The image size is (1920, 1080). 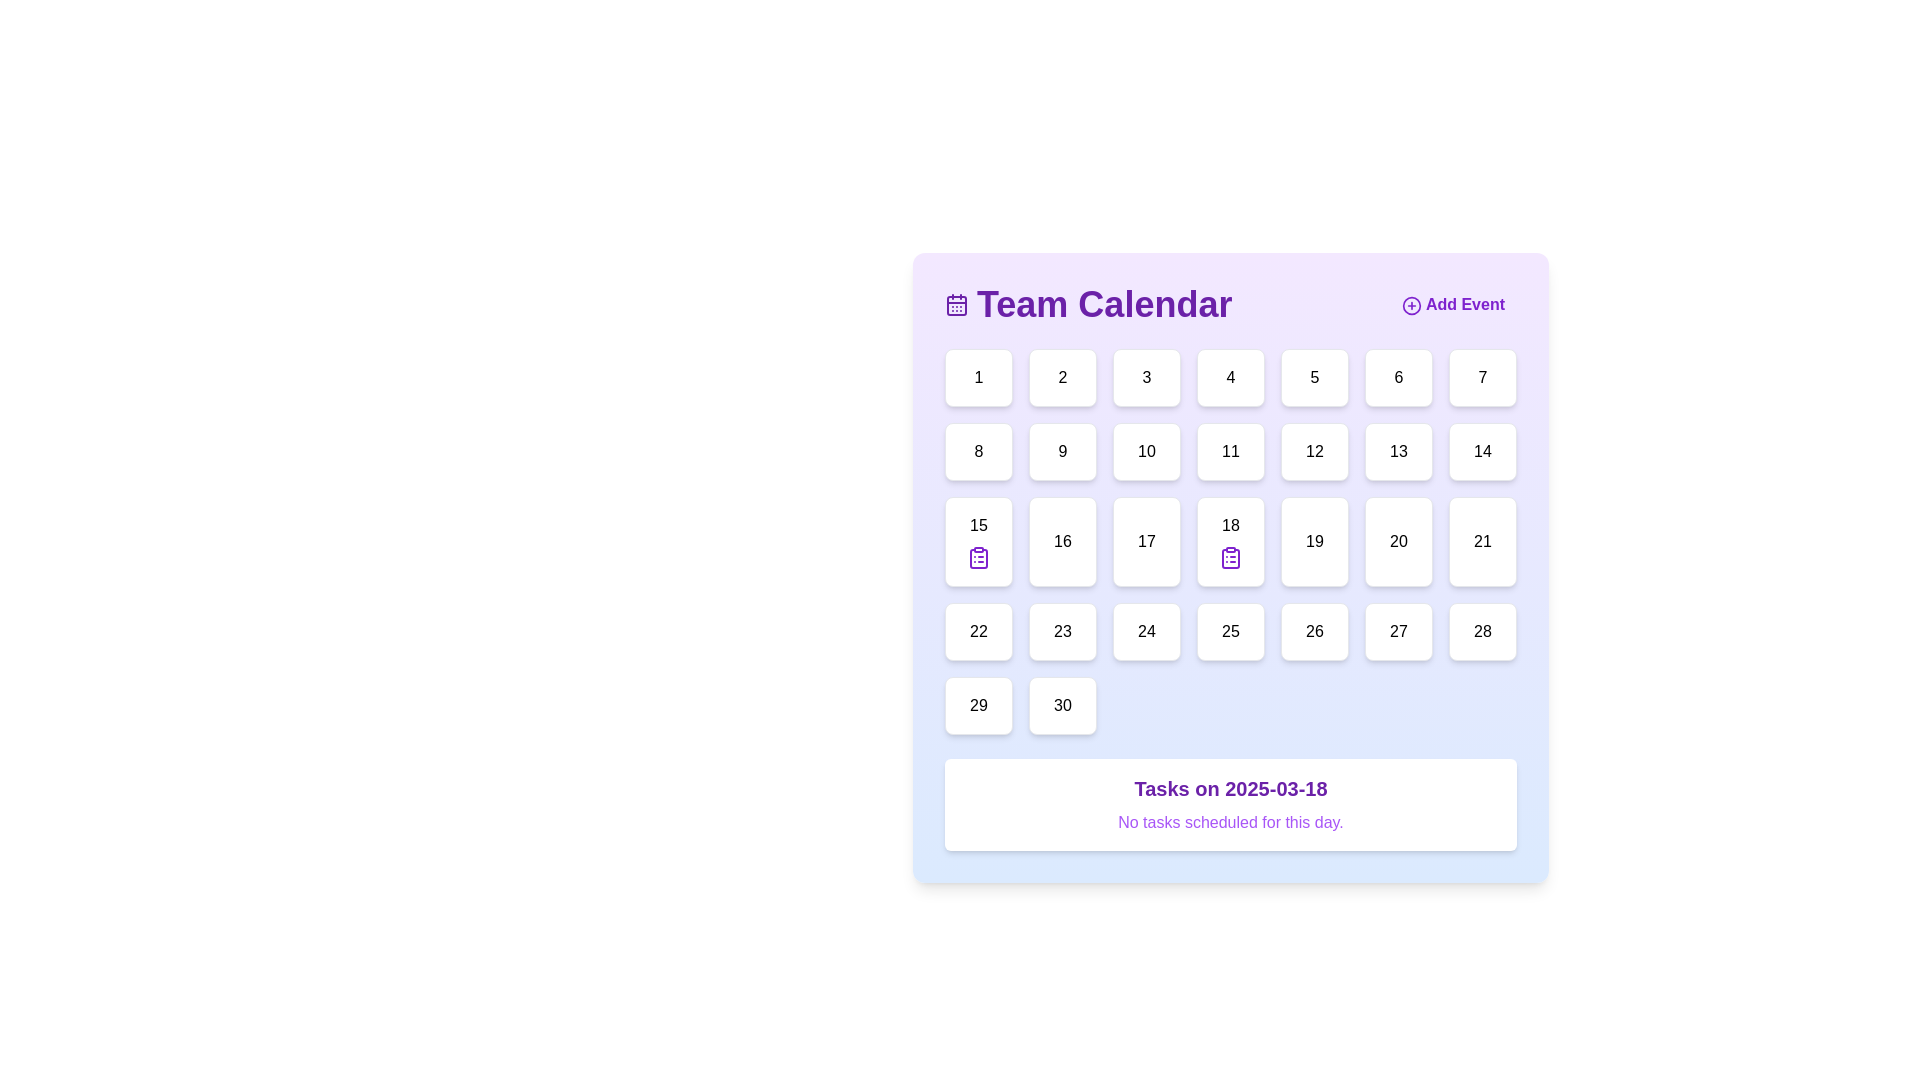 What do you see at coordinates (1315, 632) in the screenshot?
I see `the rectangular button with rounded corners, white background, and the number '26' centered in black font located in the fifth row and fifth column of the calendar grid interface` at bounding box center [1315, 632].